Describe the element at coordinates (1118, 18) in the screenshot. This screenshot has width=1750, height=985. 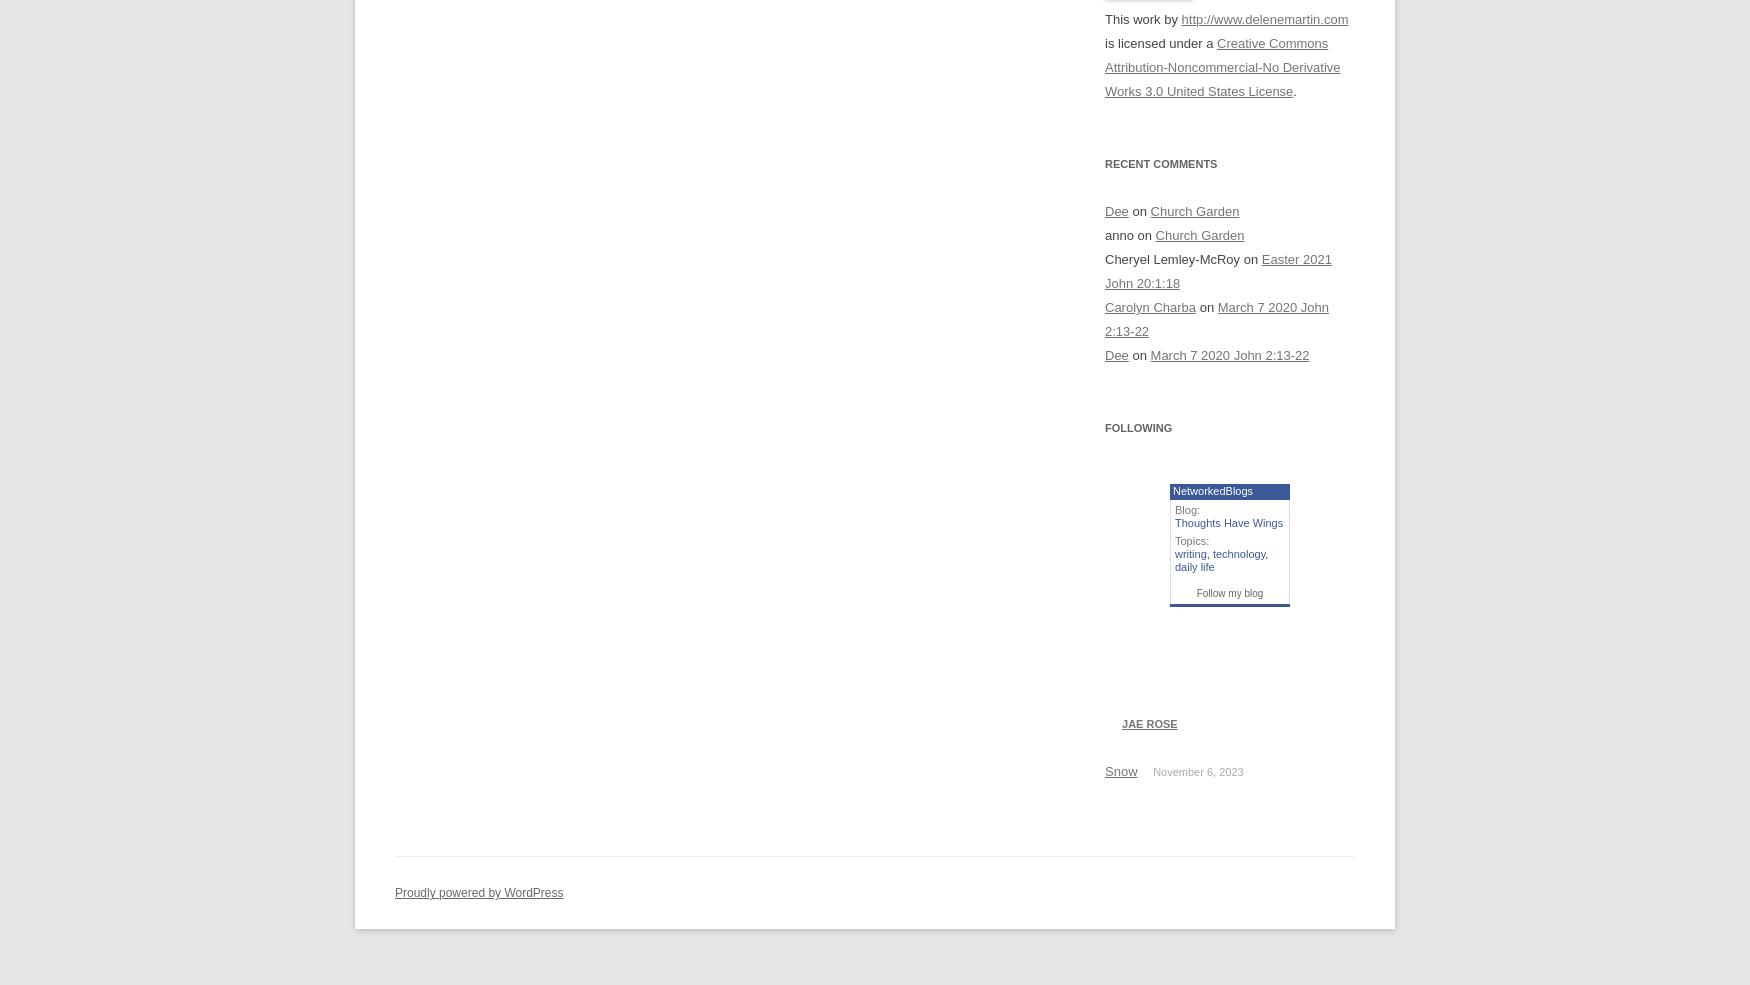
I see `'This'` at that location.